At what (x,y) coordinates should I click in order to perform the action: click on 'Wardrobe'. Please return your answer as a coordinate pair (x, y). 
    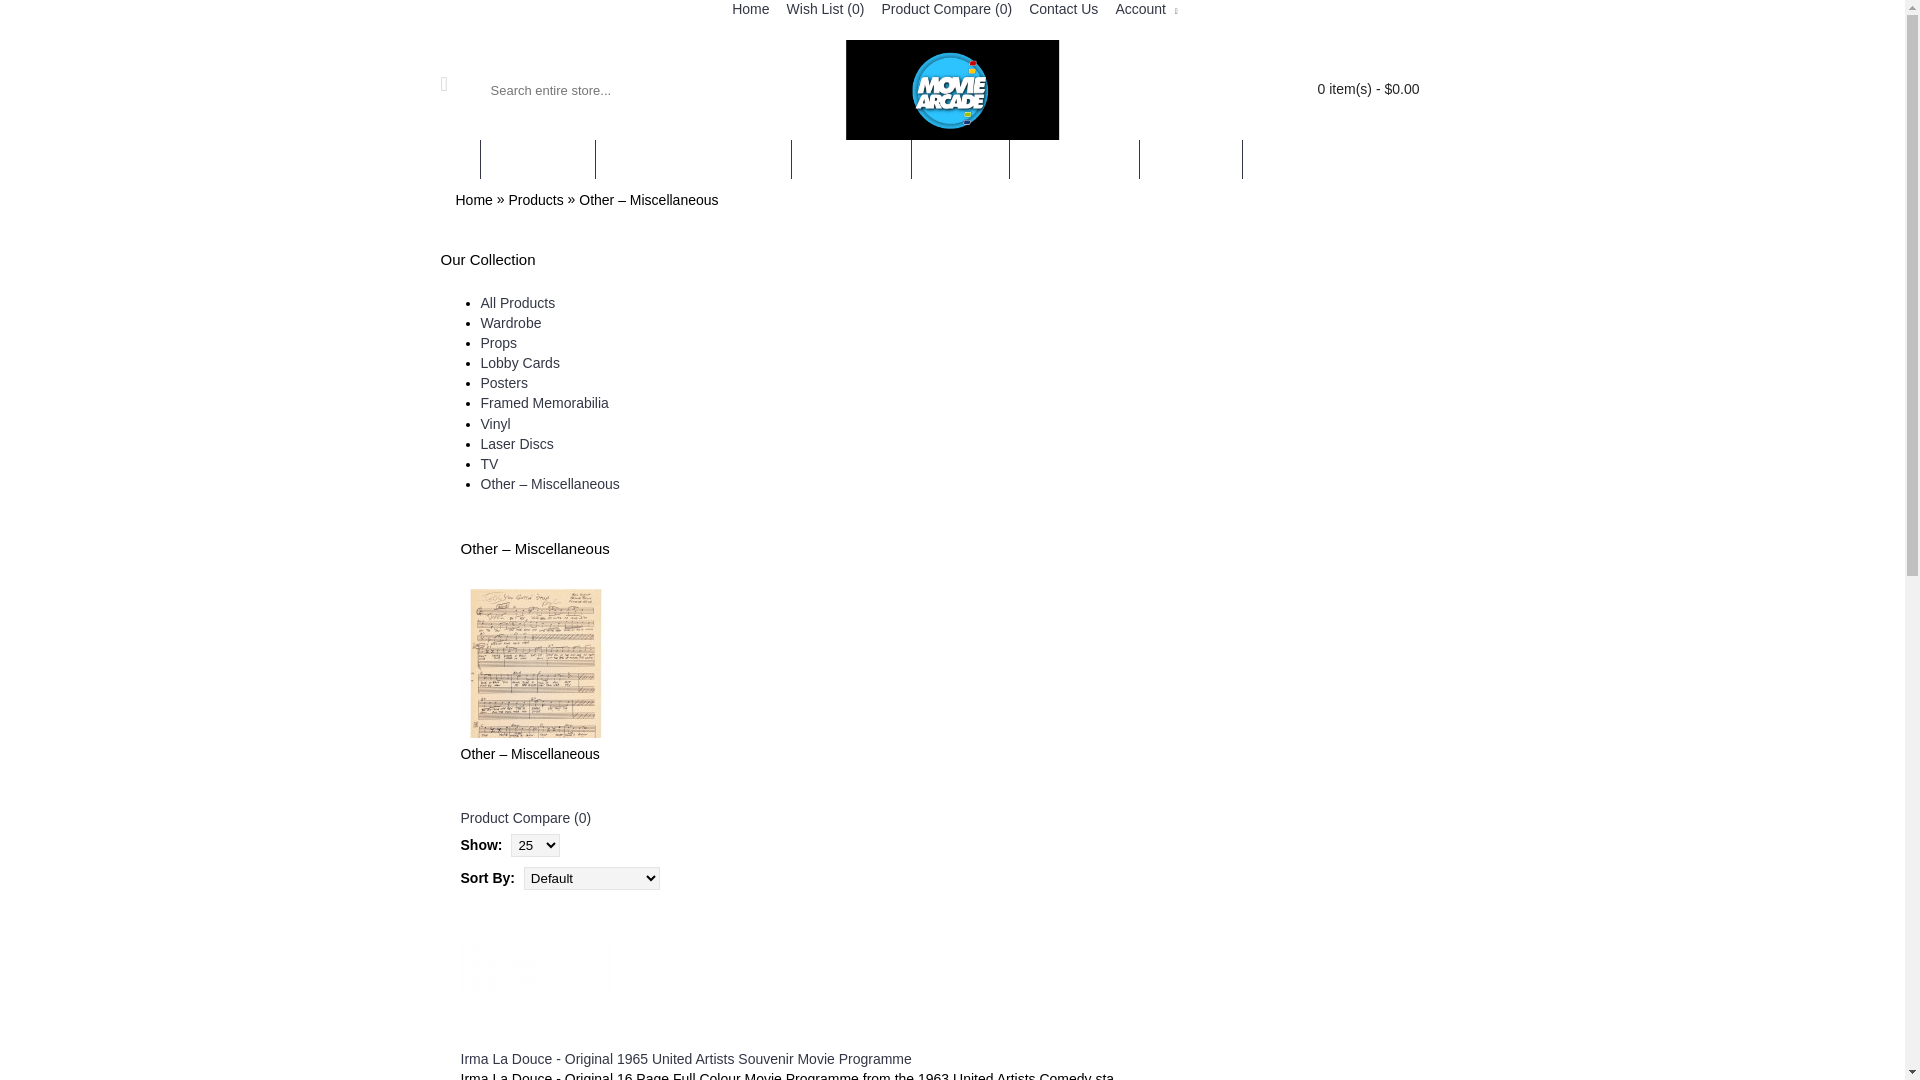
    Looking at the image, I should click on (480, 322).